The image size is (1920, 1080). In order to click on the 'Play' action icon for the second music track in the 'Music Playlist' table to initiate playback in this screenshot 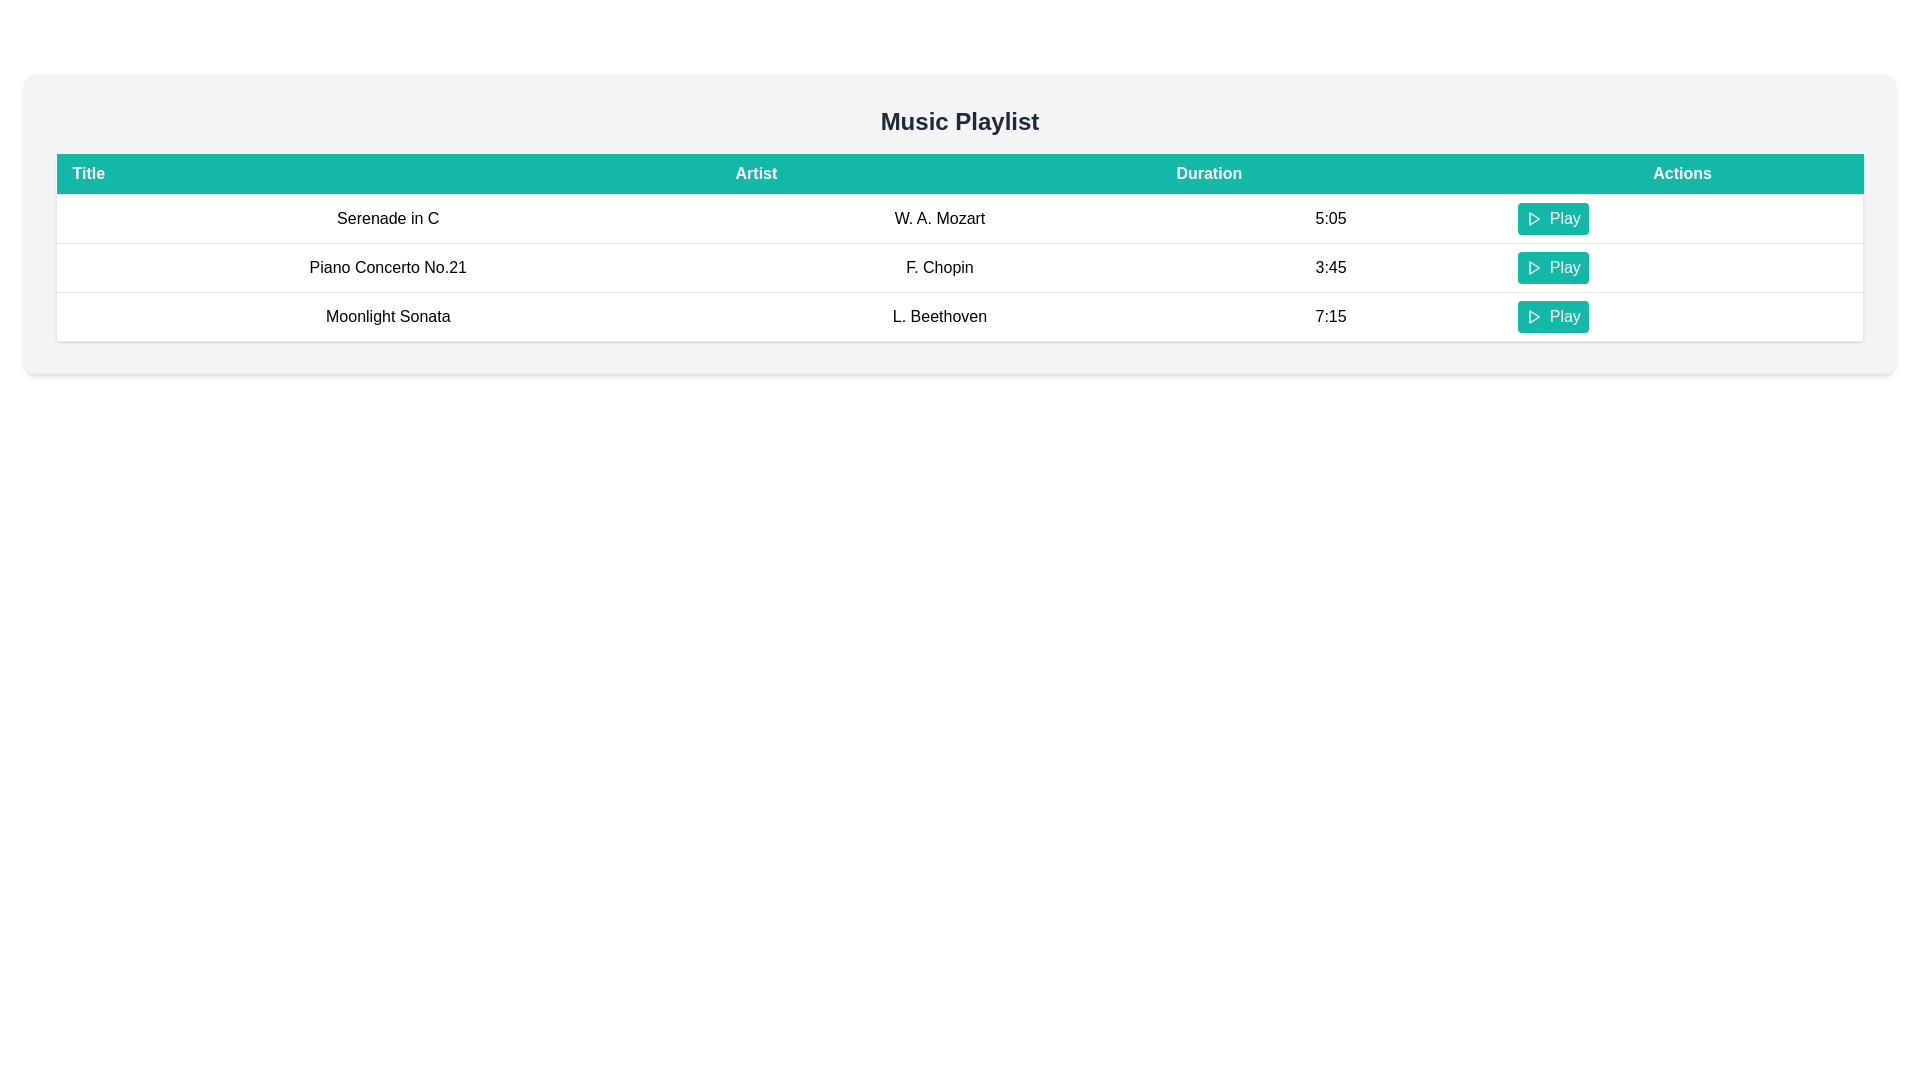, I will do `click(1533, 266)`.